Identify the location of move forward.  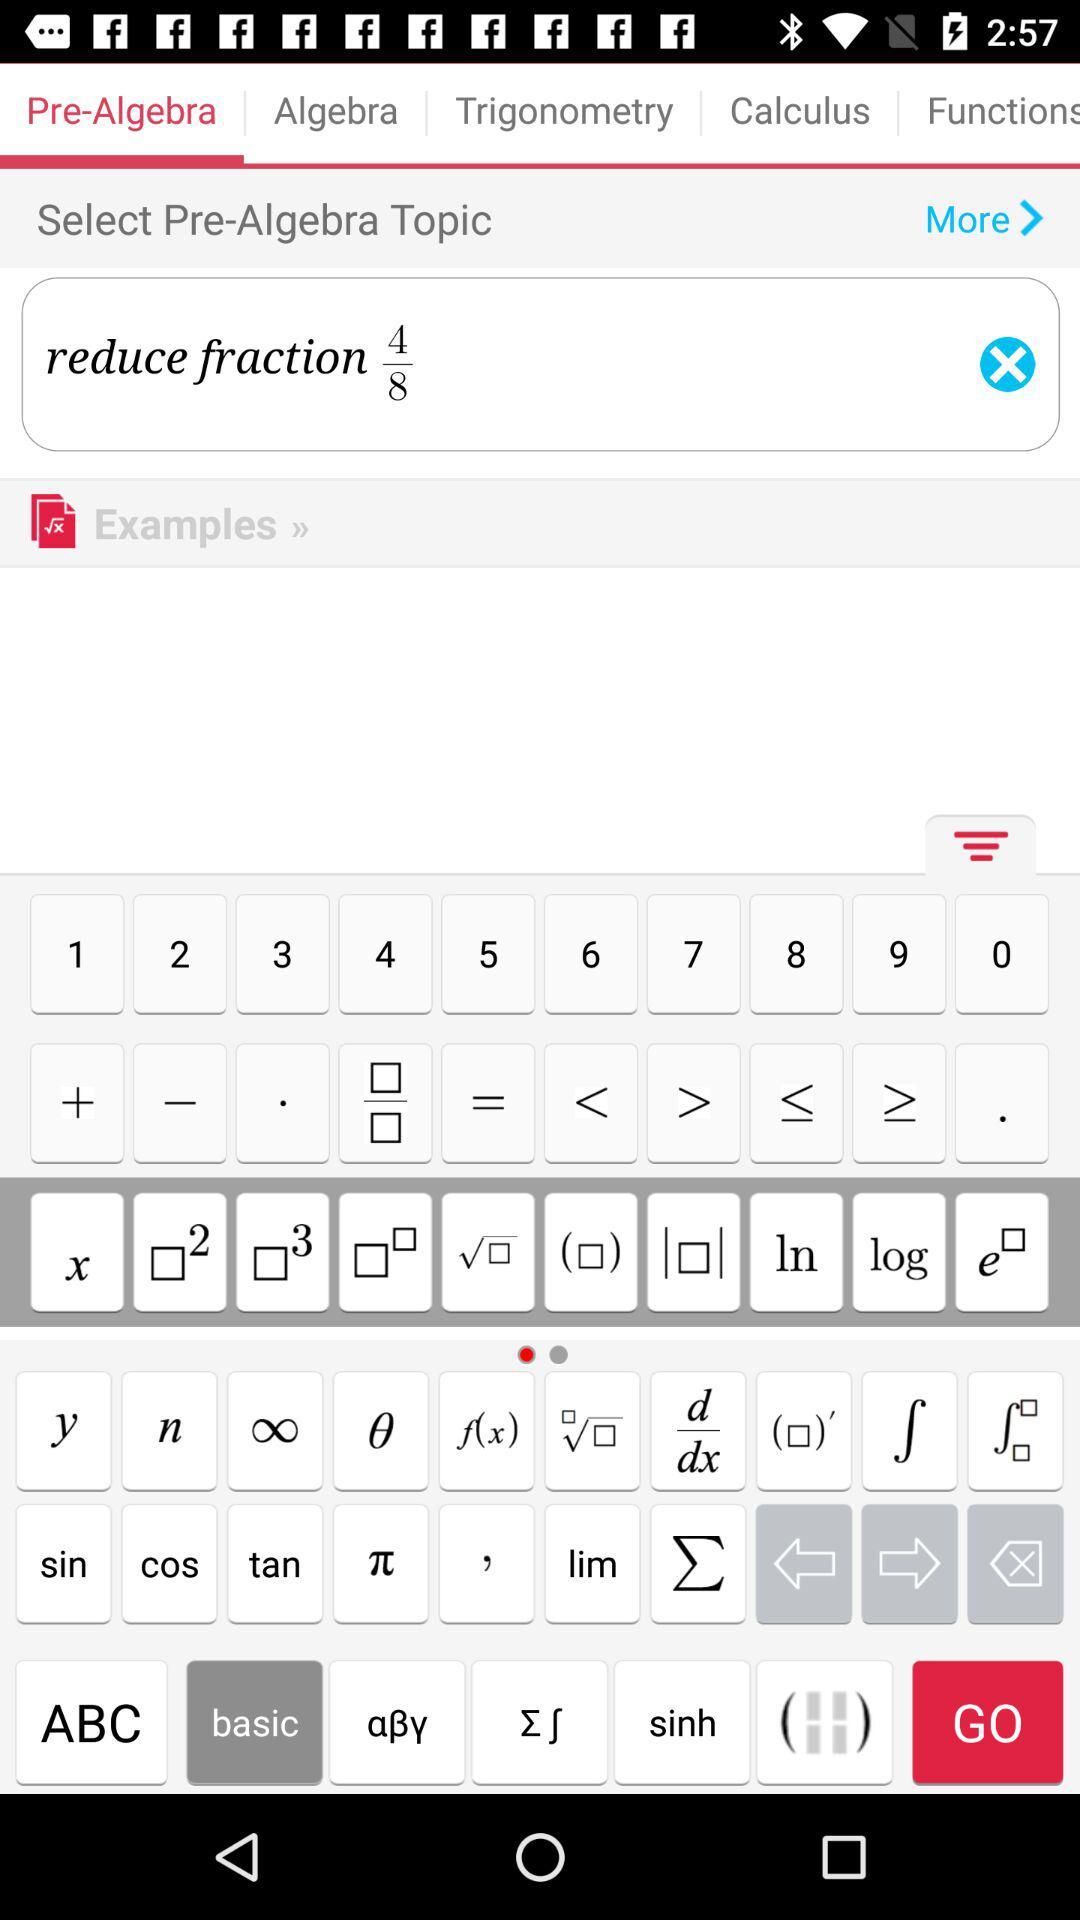
(909, 1562).